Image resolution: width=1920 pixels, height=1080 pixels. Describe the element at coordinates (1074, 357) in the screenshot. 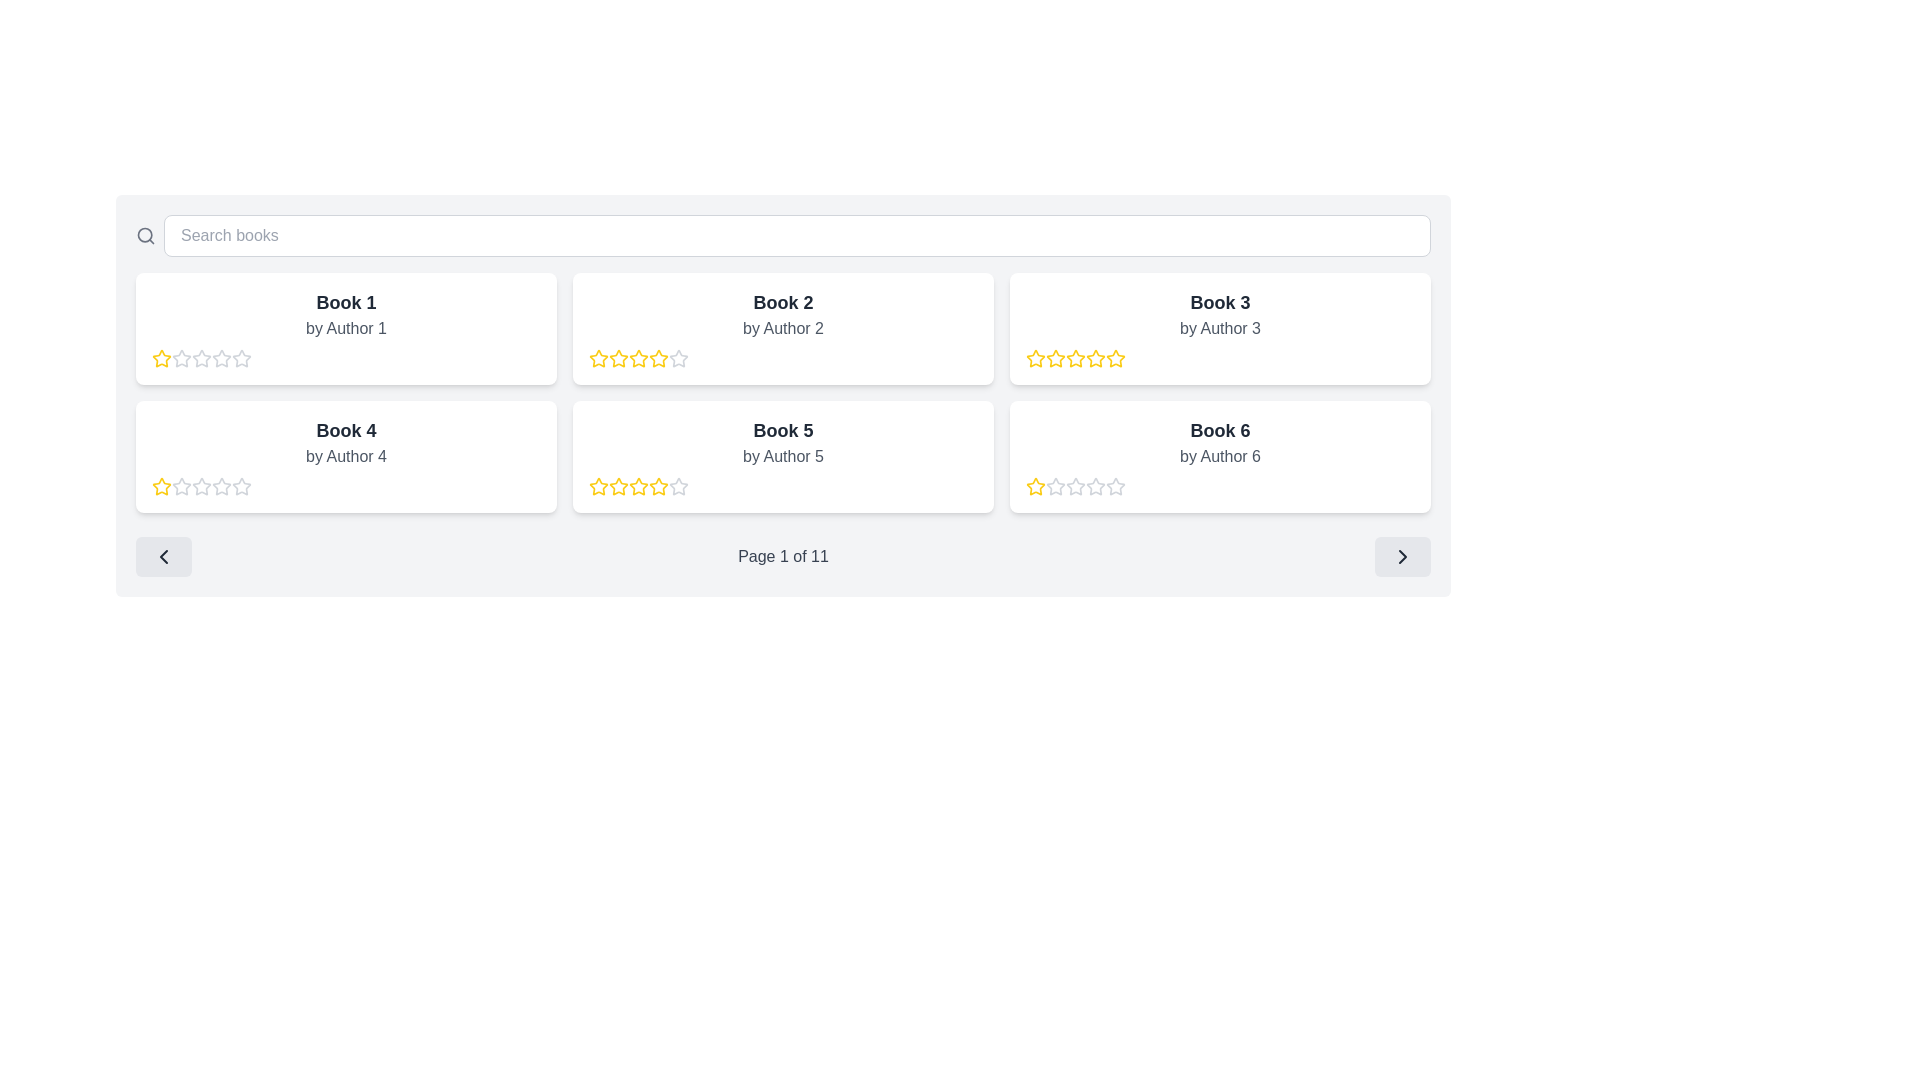

I see `the third rating star icon for 'Book 3 by Author 3'` at that location.